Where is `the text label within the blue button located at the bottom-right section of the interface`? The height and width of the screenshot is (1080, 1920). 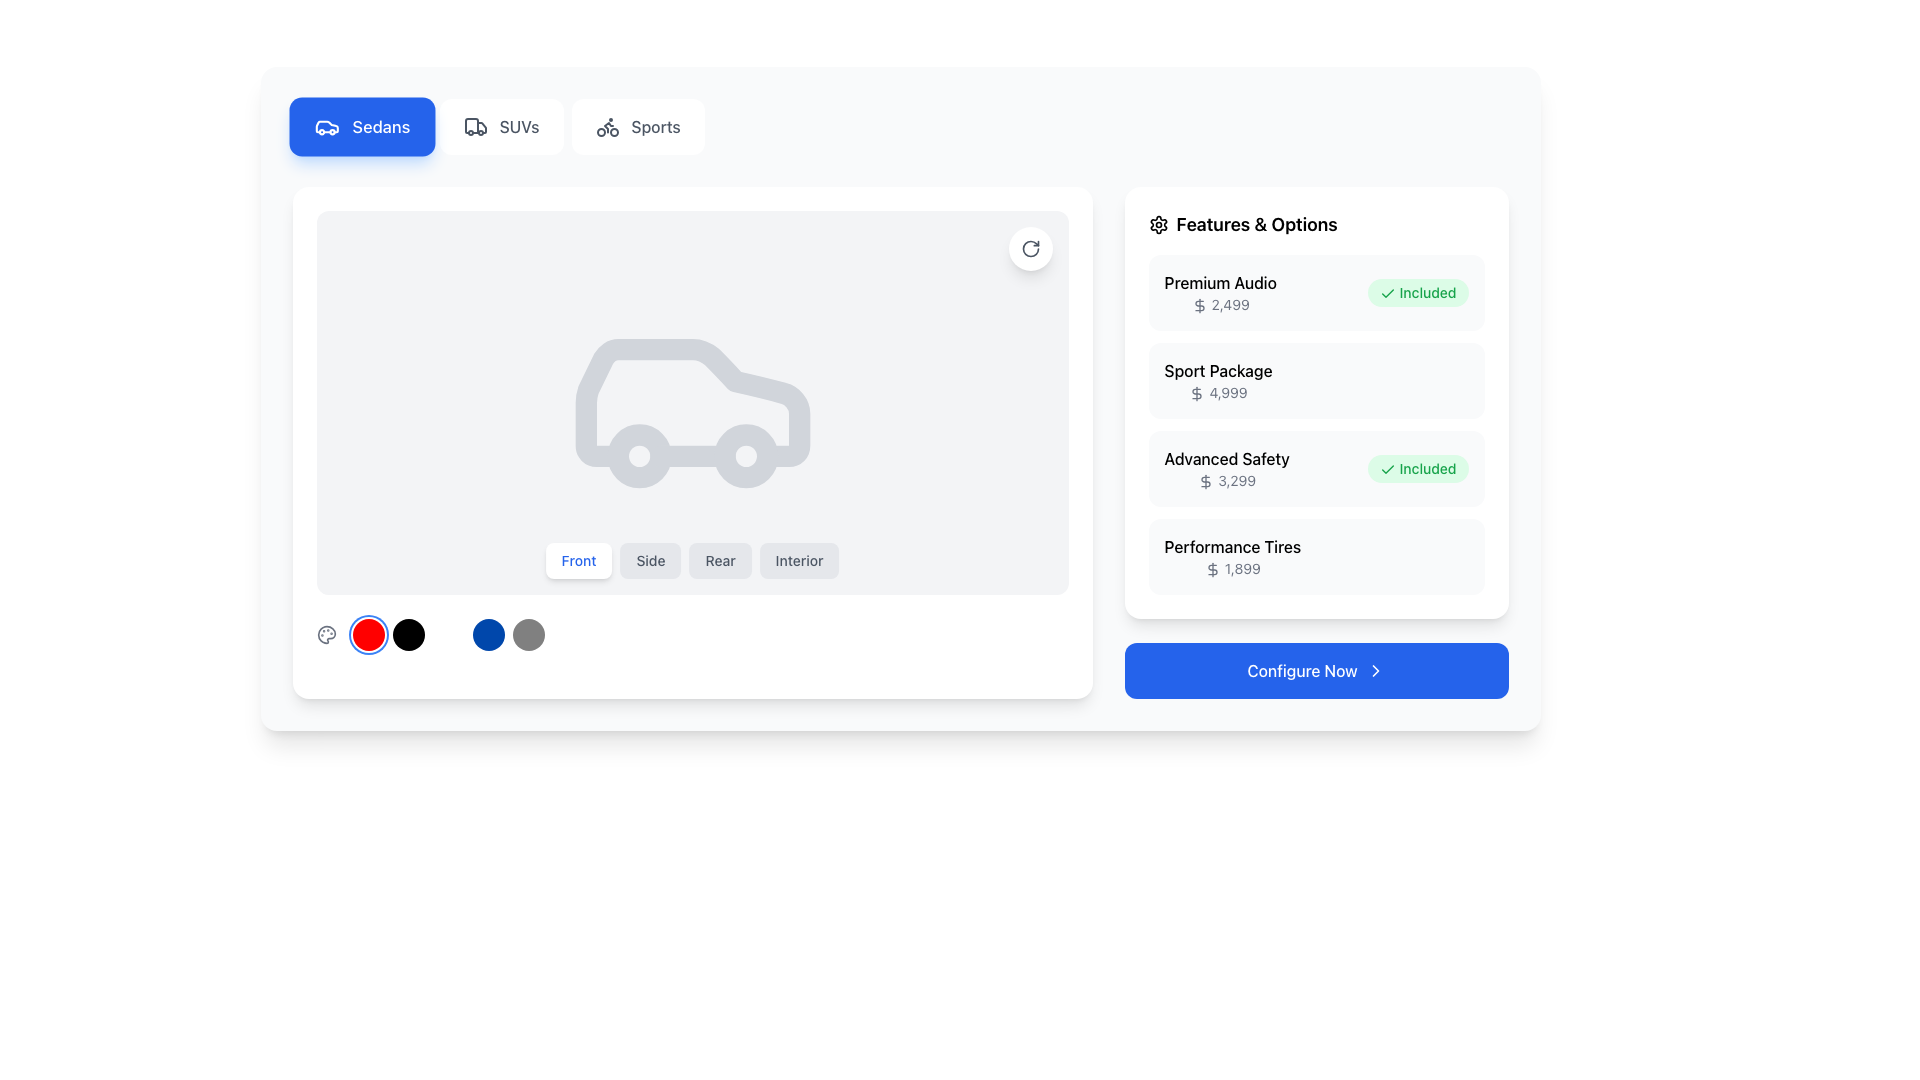 the text label within the blue button located at the bottom-right section of the interface is located at coordinates (1302, 671).